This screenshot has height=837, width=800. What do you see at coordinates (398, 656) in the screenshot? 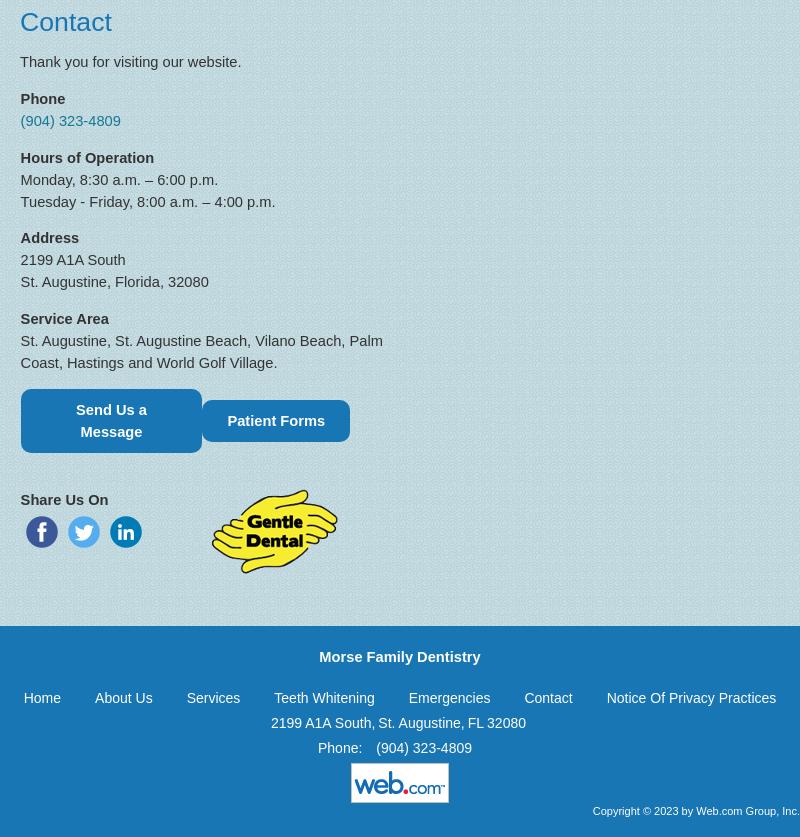
I see `'Morse Family Dentistry'` at bounding box center [398, 656].